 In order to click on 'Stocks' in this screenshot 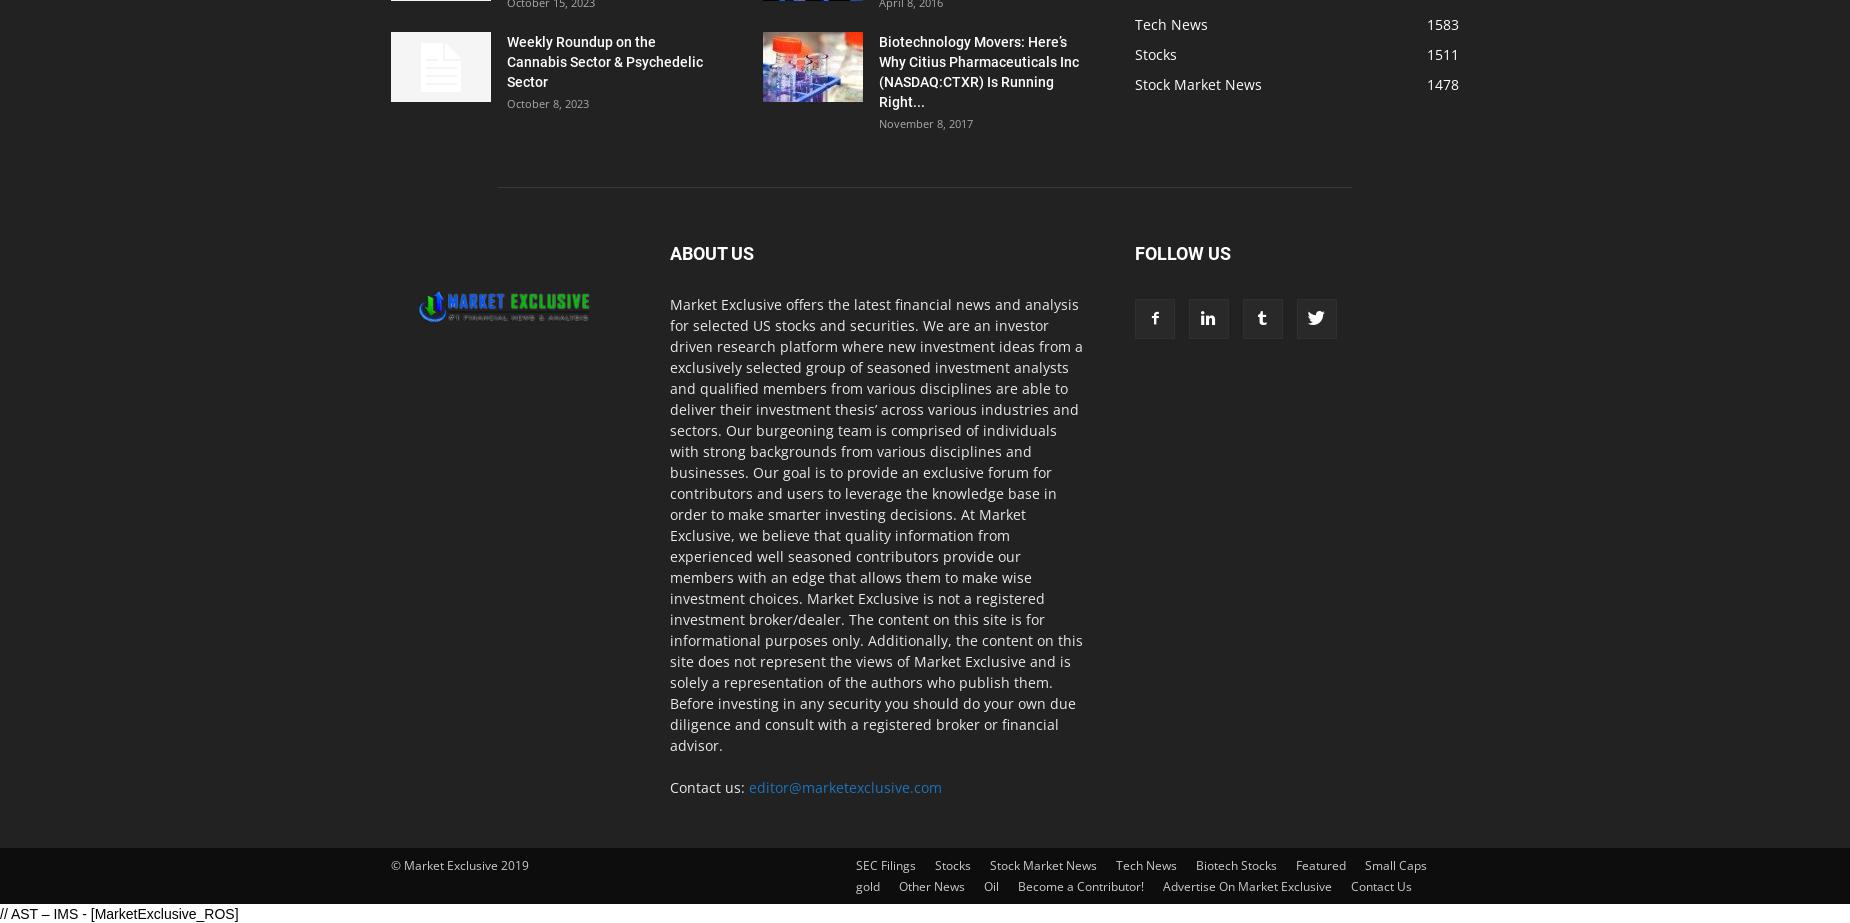, I will do `click(1155, 54)`.